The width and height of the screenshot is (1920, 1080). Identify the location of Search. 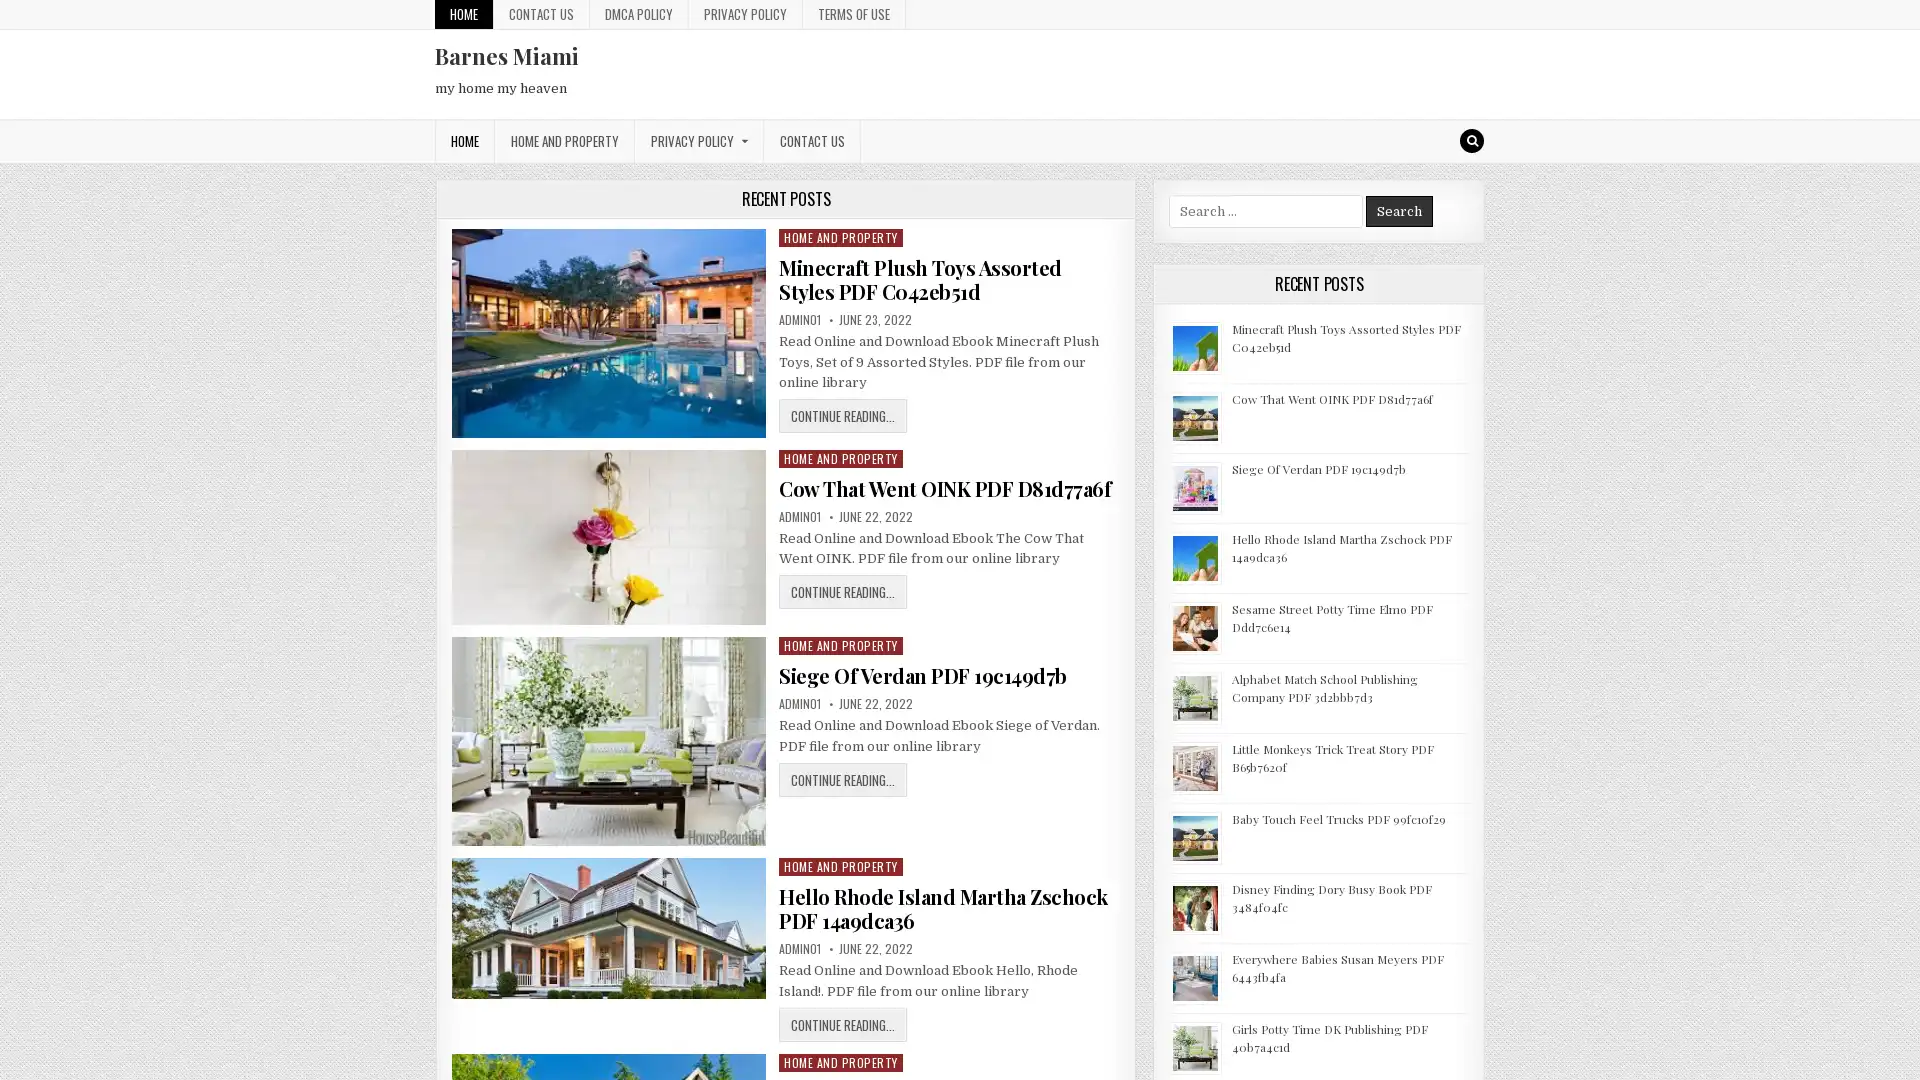
(1398, 211).